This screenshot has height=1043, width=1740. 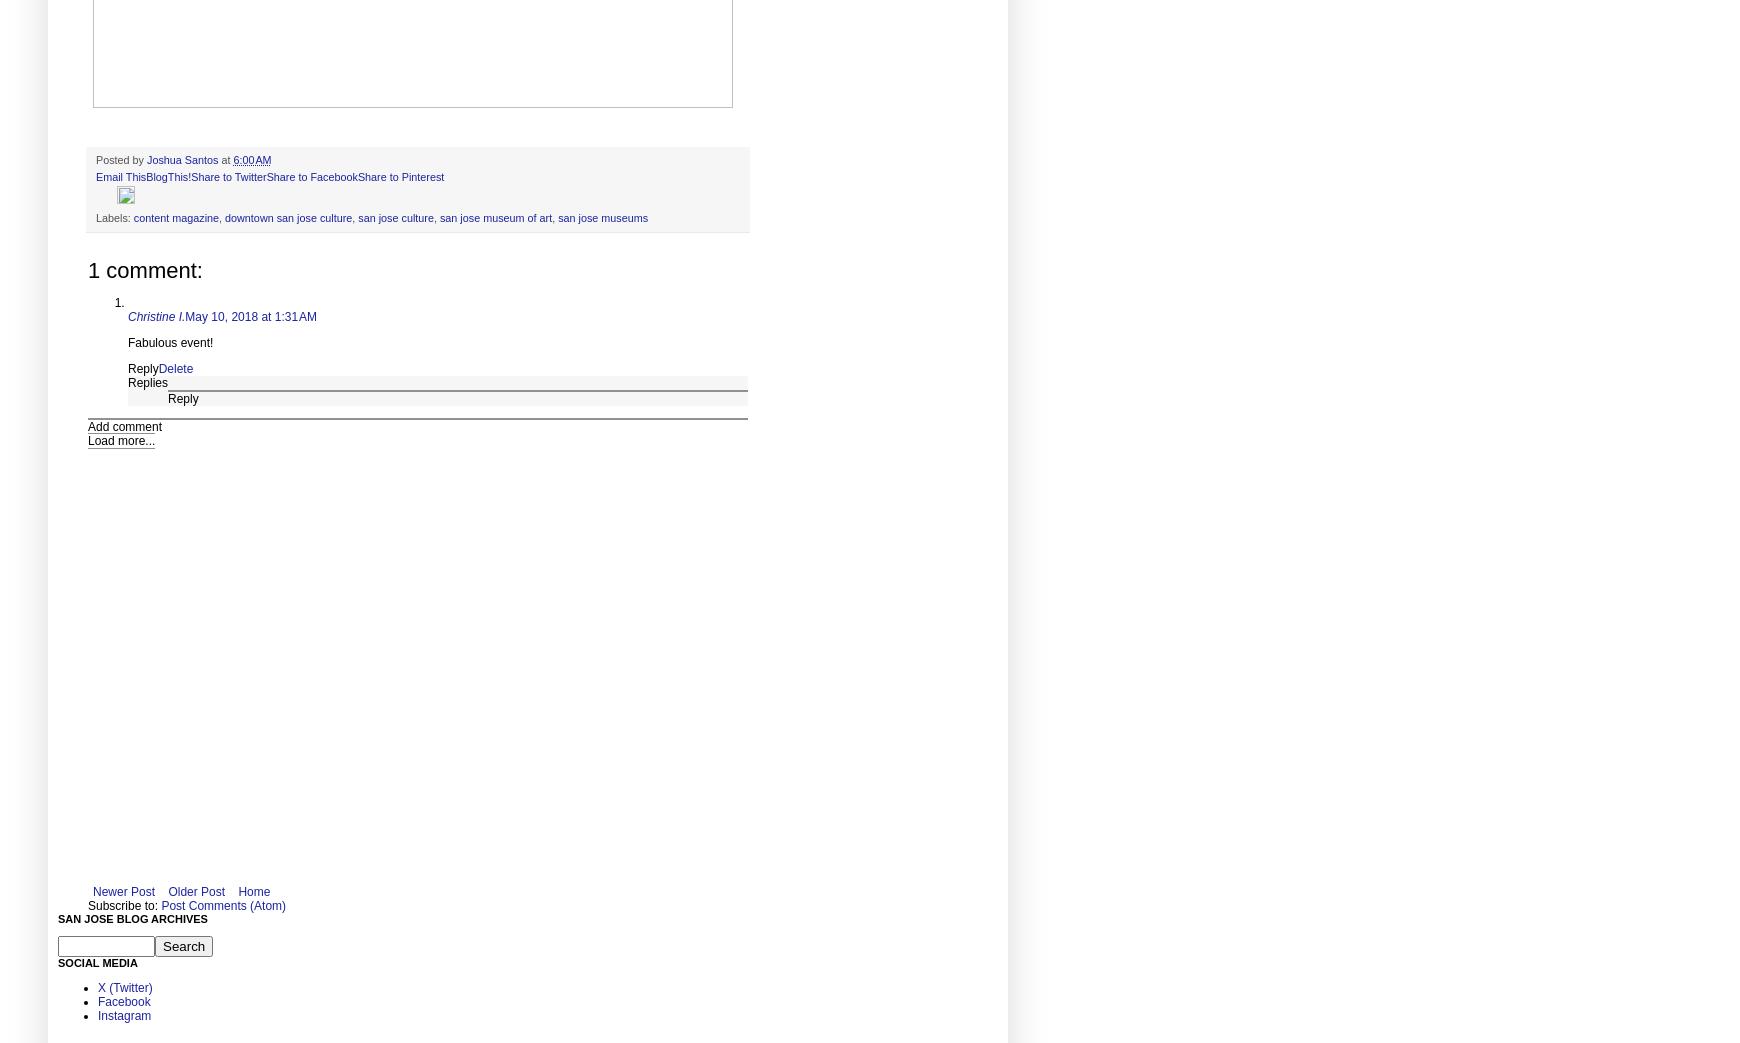 I want to click on 'Older Post', so click(x=195, y=891).